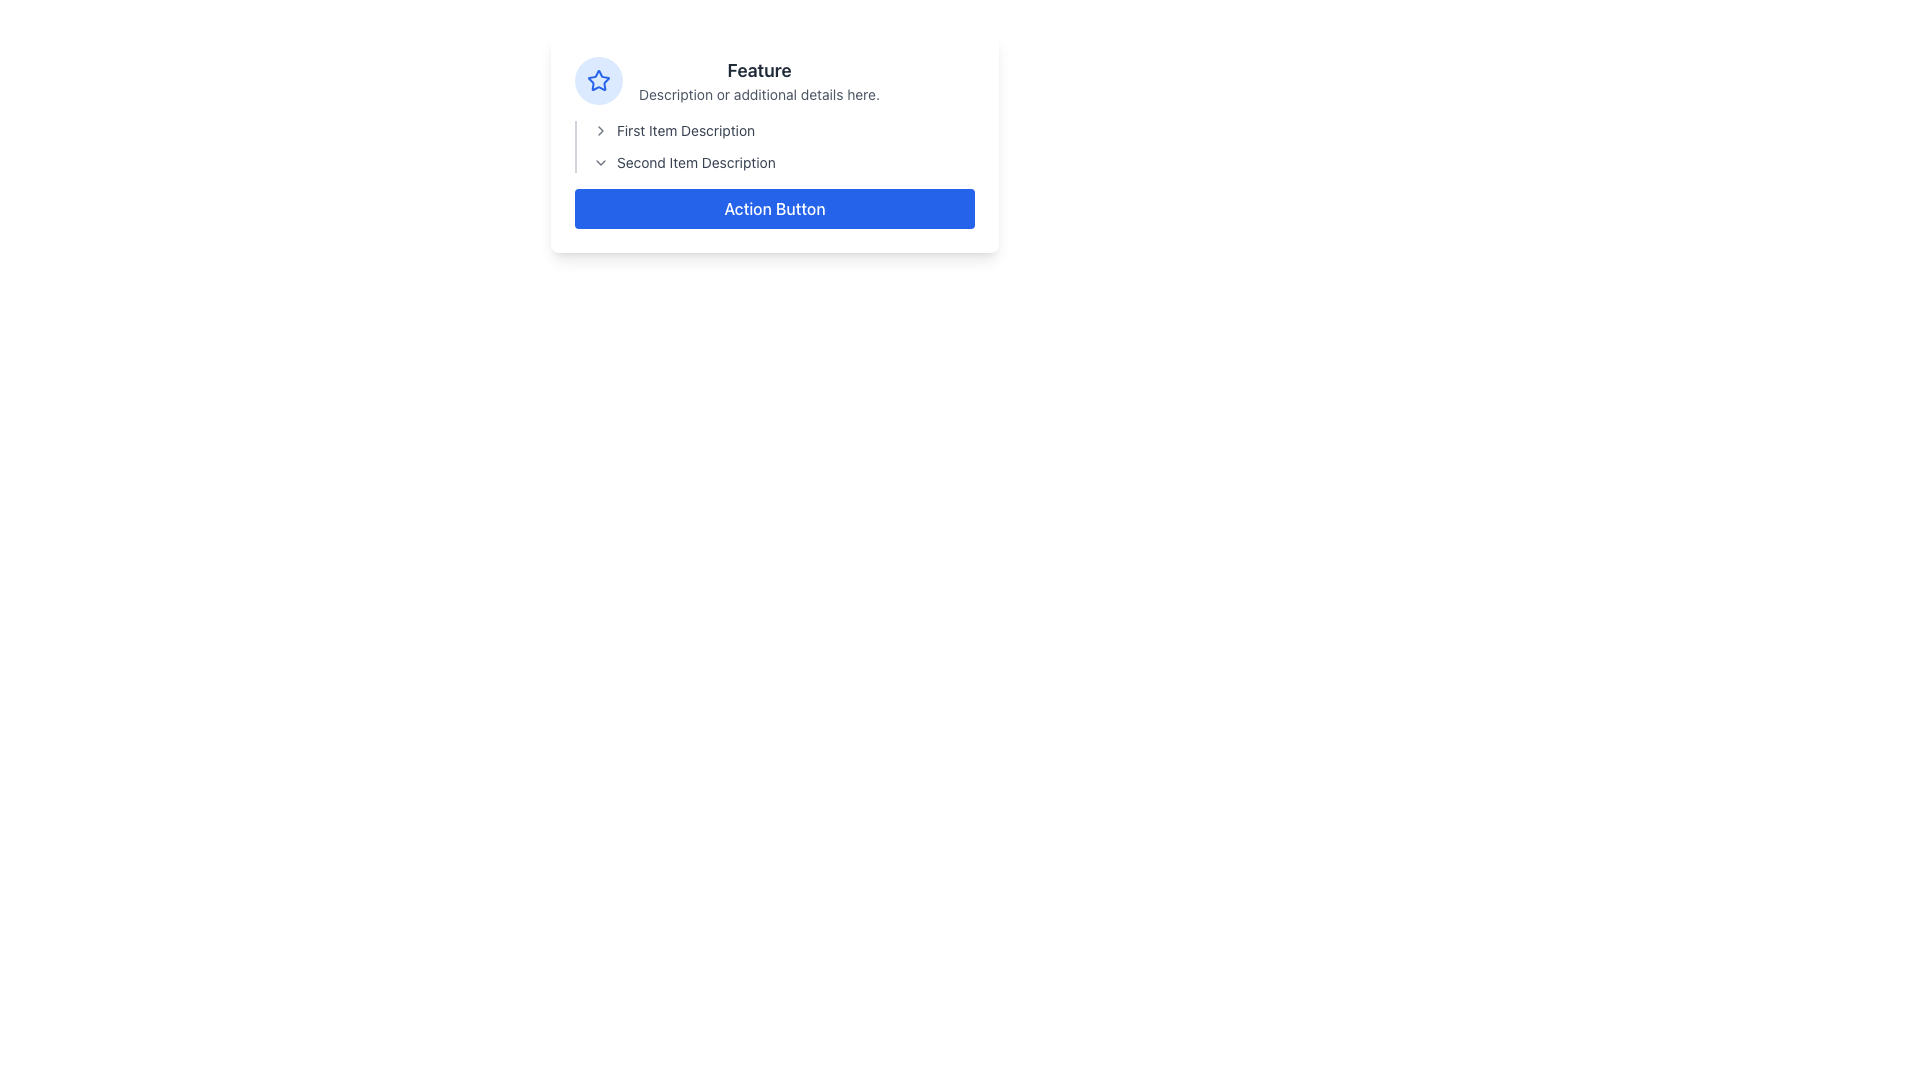 This screenshot has width=1920, height=1080. I want to click on the downward-facing chevron icon associated with the 'Second Item Description' to trigger potential visual feedback, so click(599, 161).